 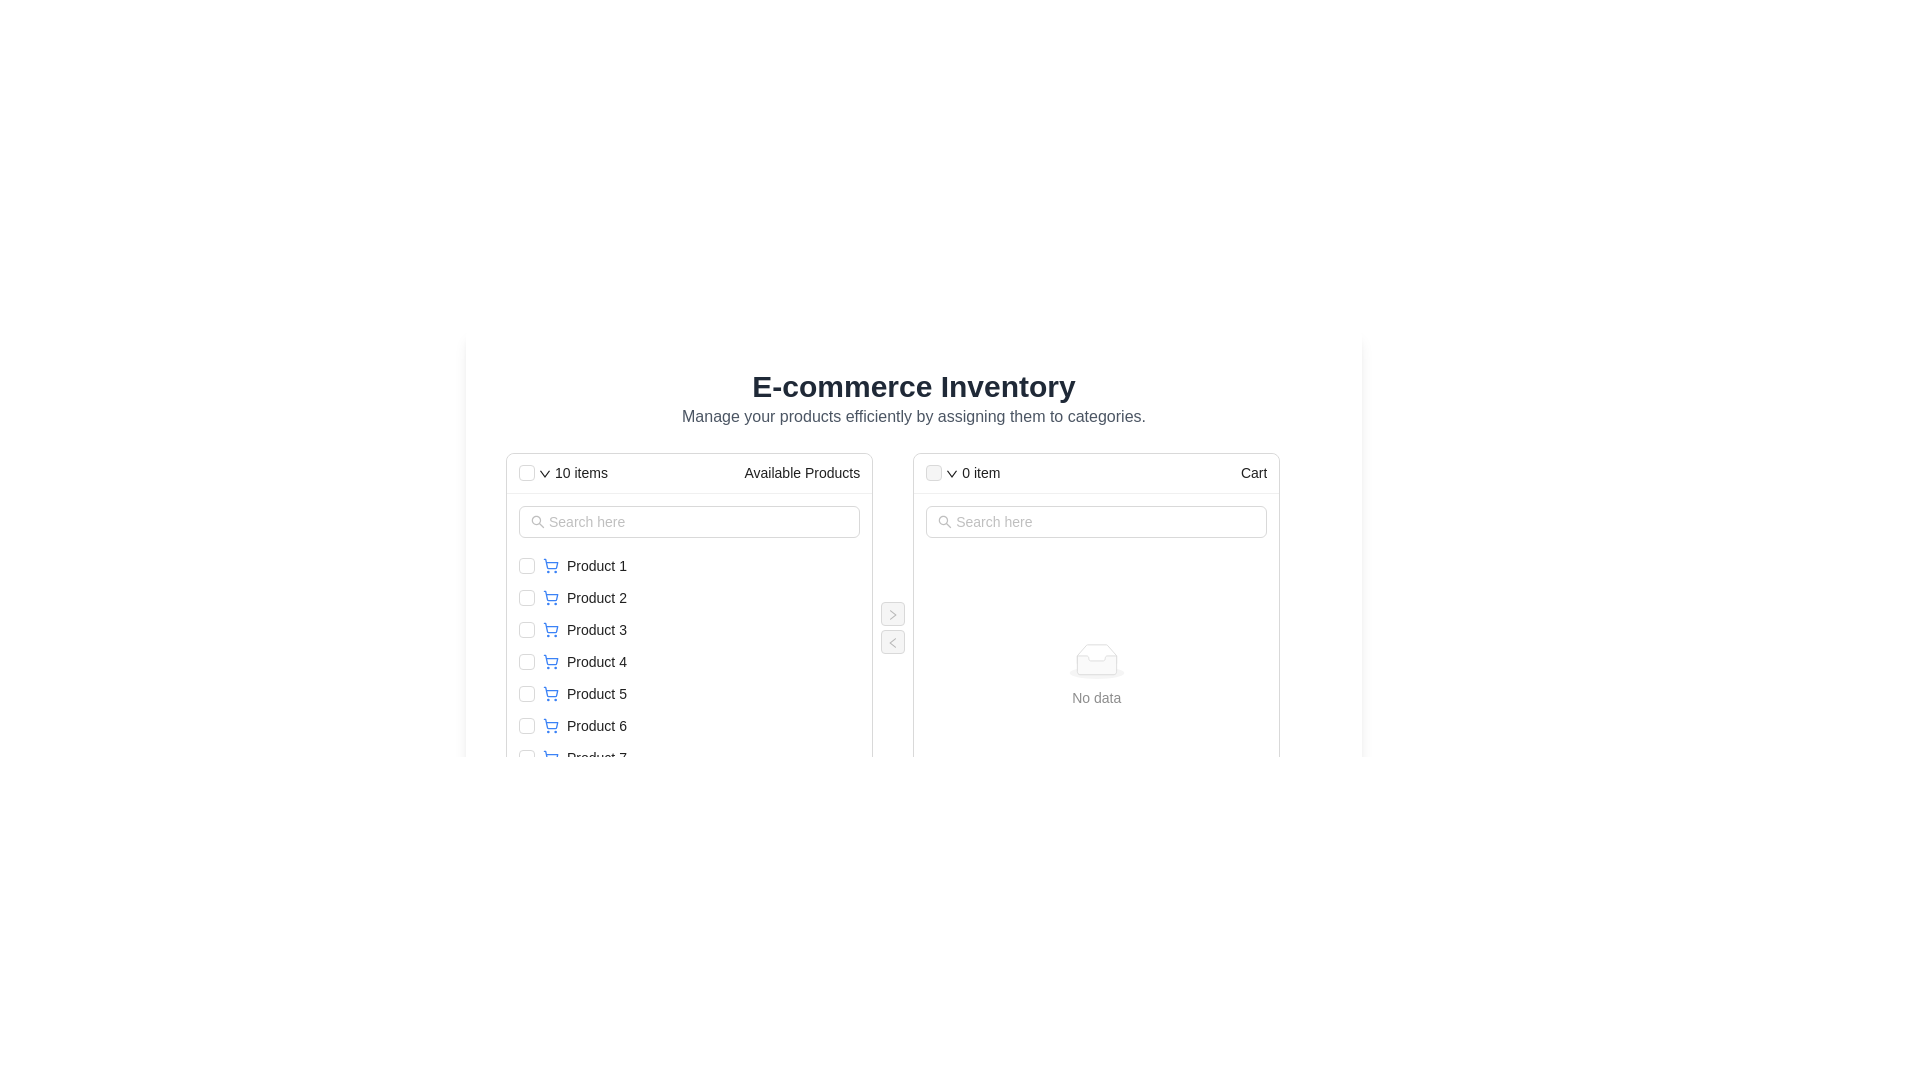 What do you see at coordinates (944, 520) in the screenshot?
I see `the magnifying glass icon, which signifies the search function, located at the far left within the search input field under the 'Cart' column` at bounding box center [944, 520].